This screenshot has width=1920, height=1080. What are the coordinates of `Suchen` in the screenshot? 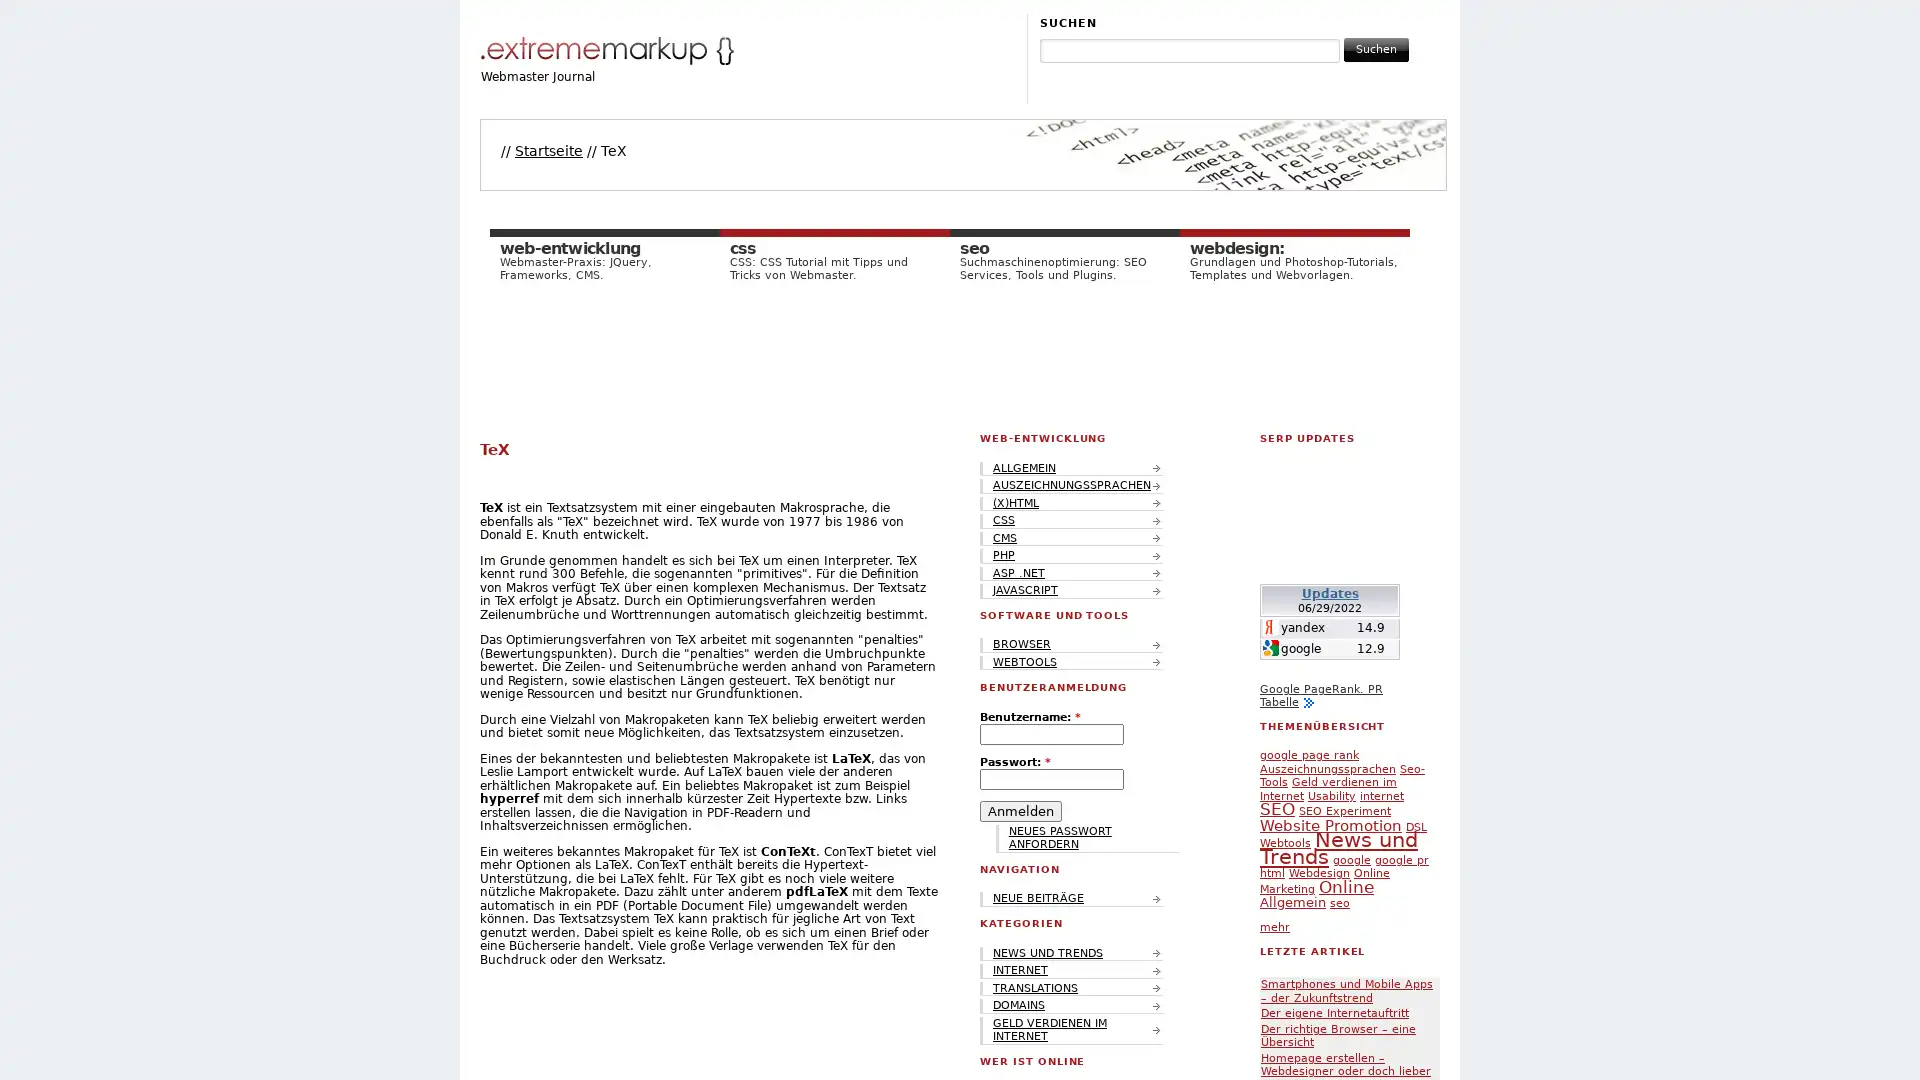 It's located at (1375, 48).